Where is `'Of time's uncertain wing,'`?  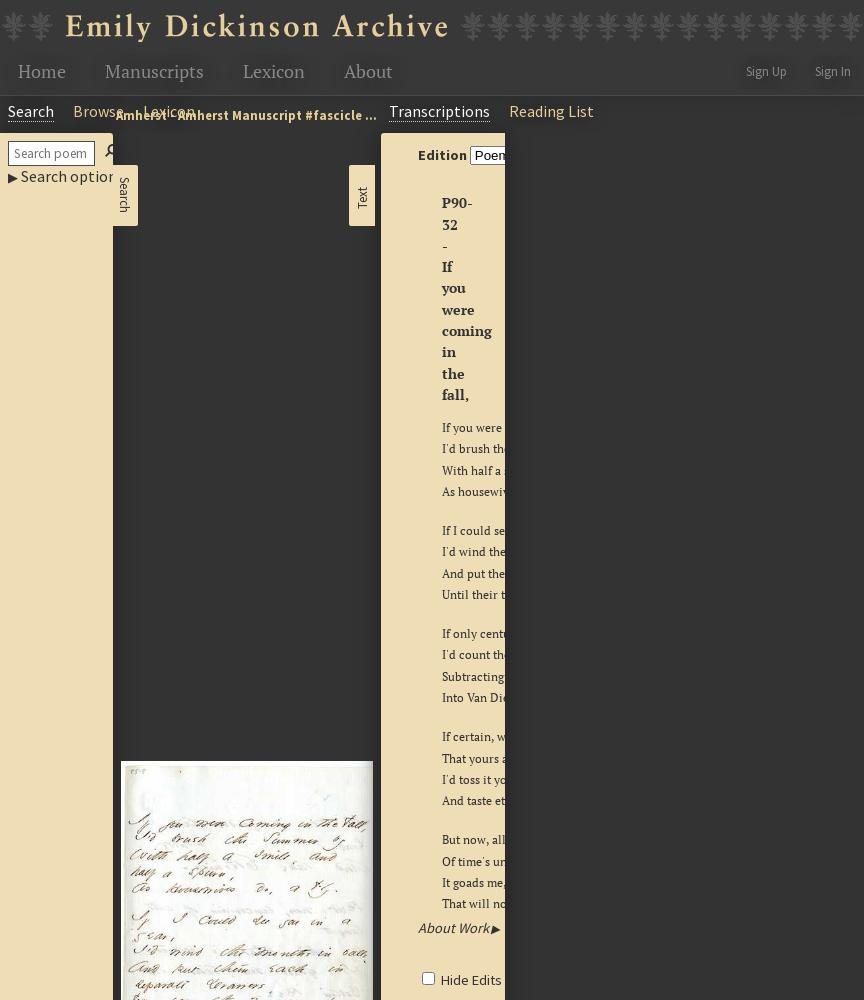 'Of time's uncertain wing,' is located at coordinates (508, 859).